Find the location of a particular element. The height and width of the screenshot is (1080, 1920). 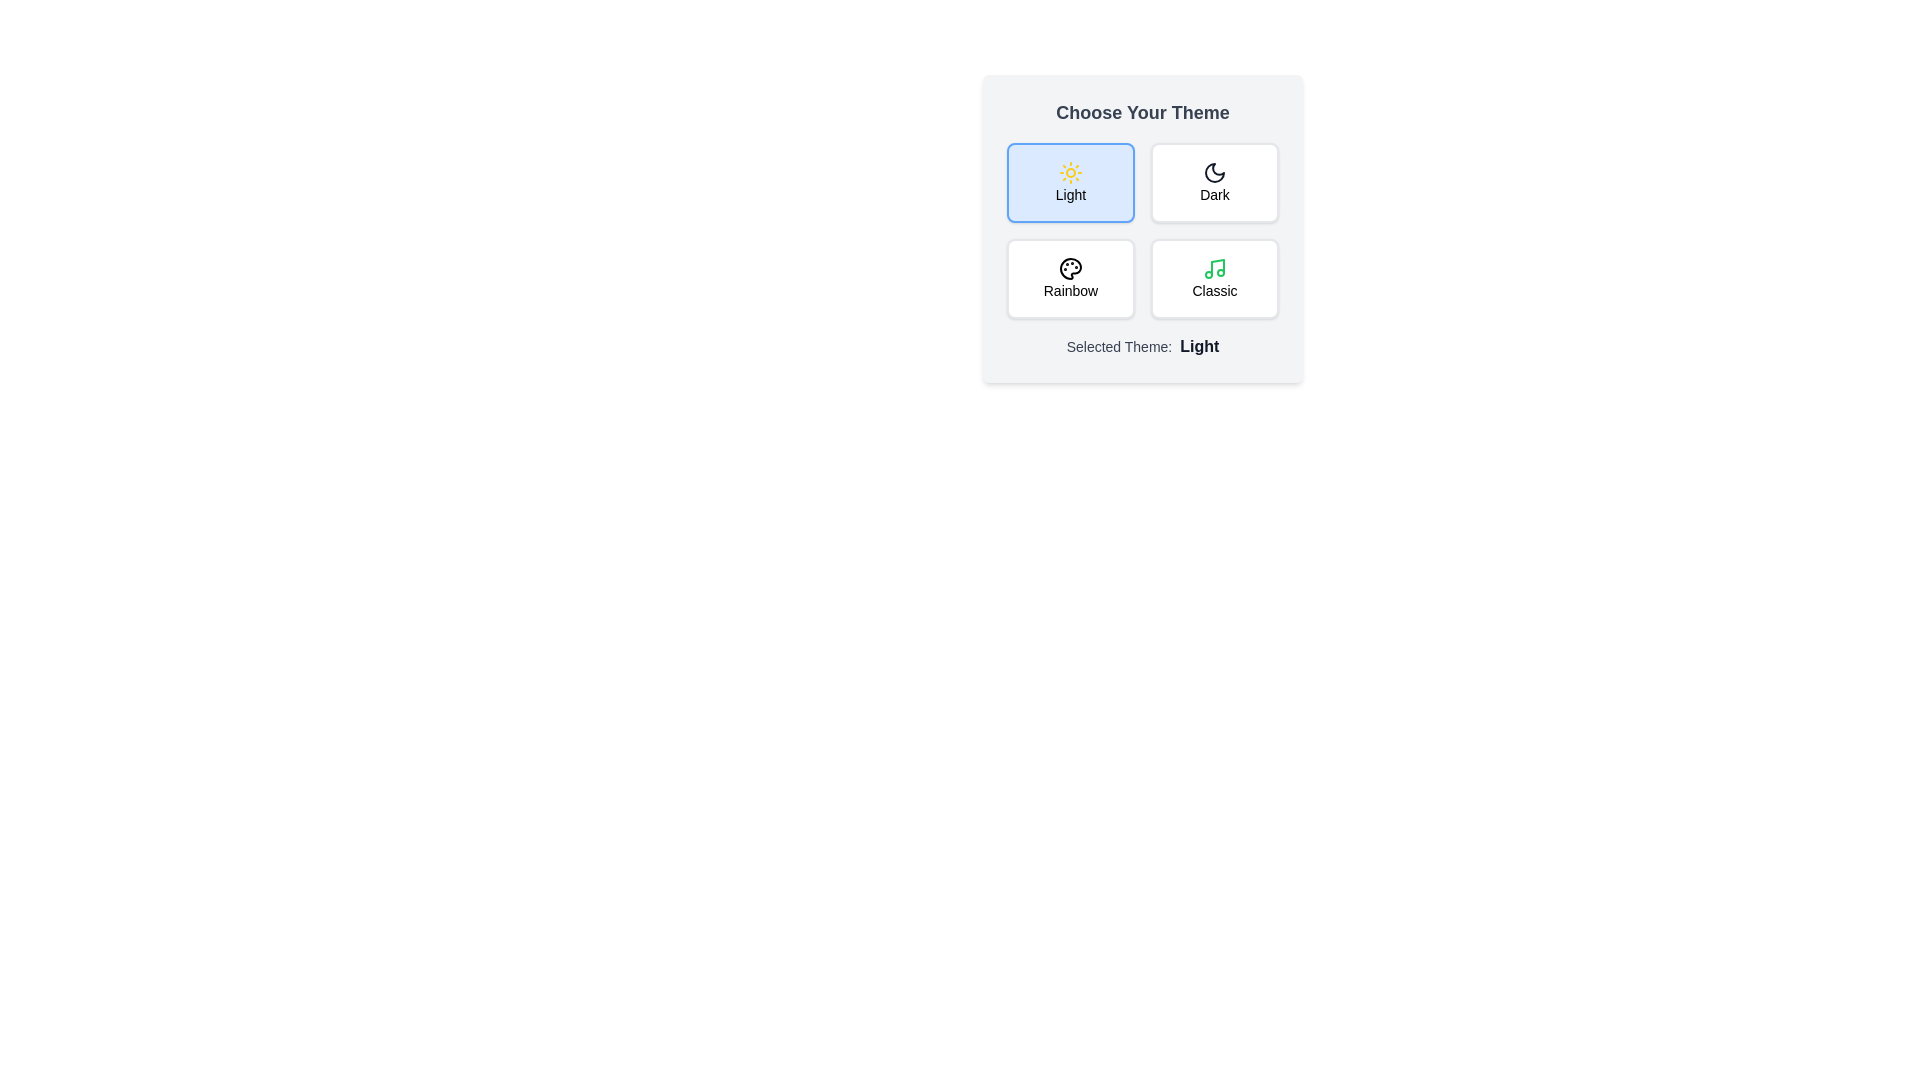

the theme button corresponding to the theme Light is located at coordinates (1069, 182).